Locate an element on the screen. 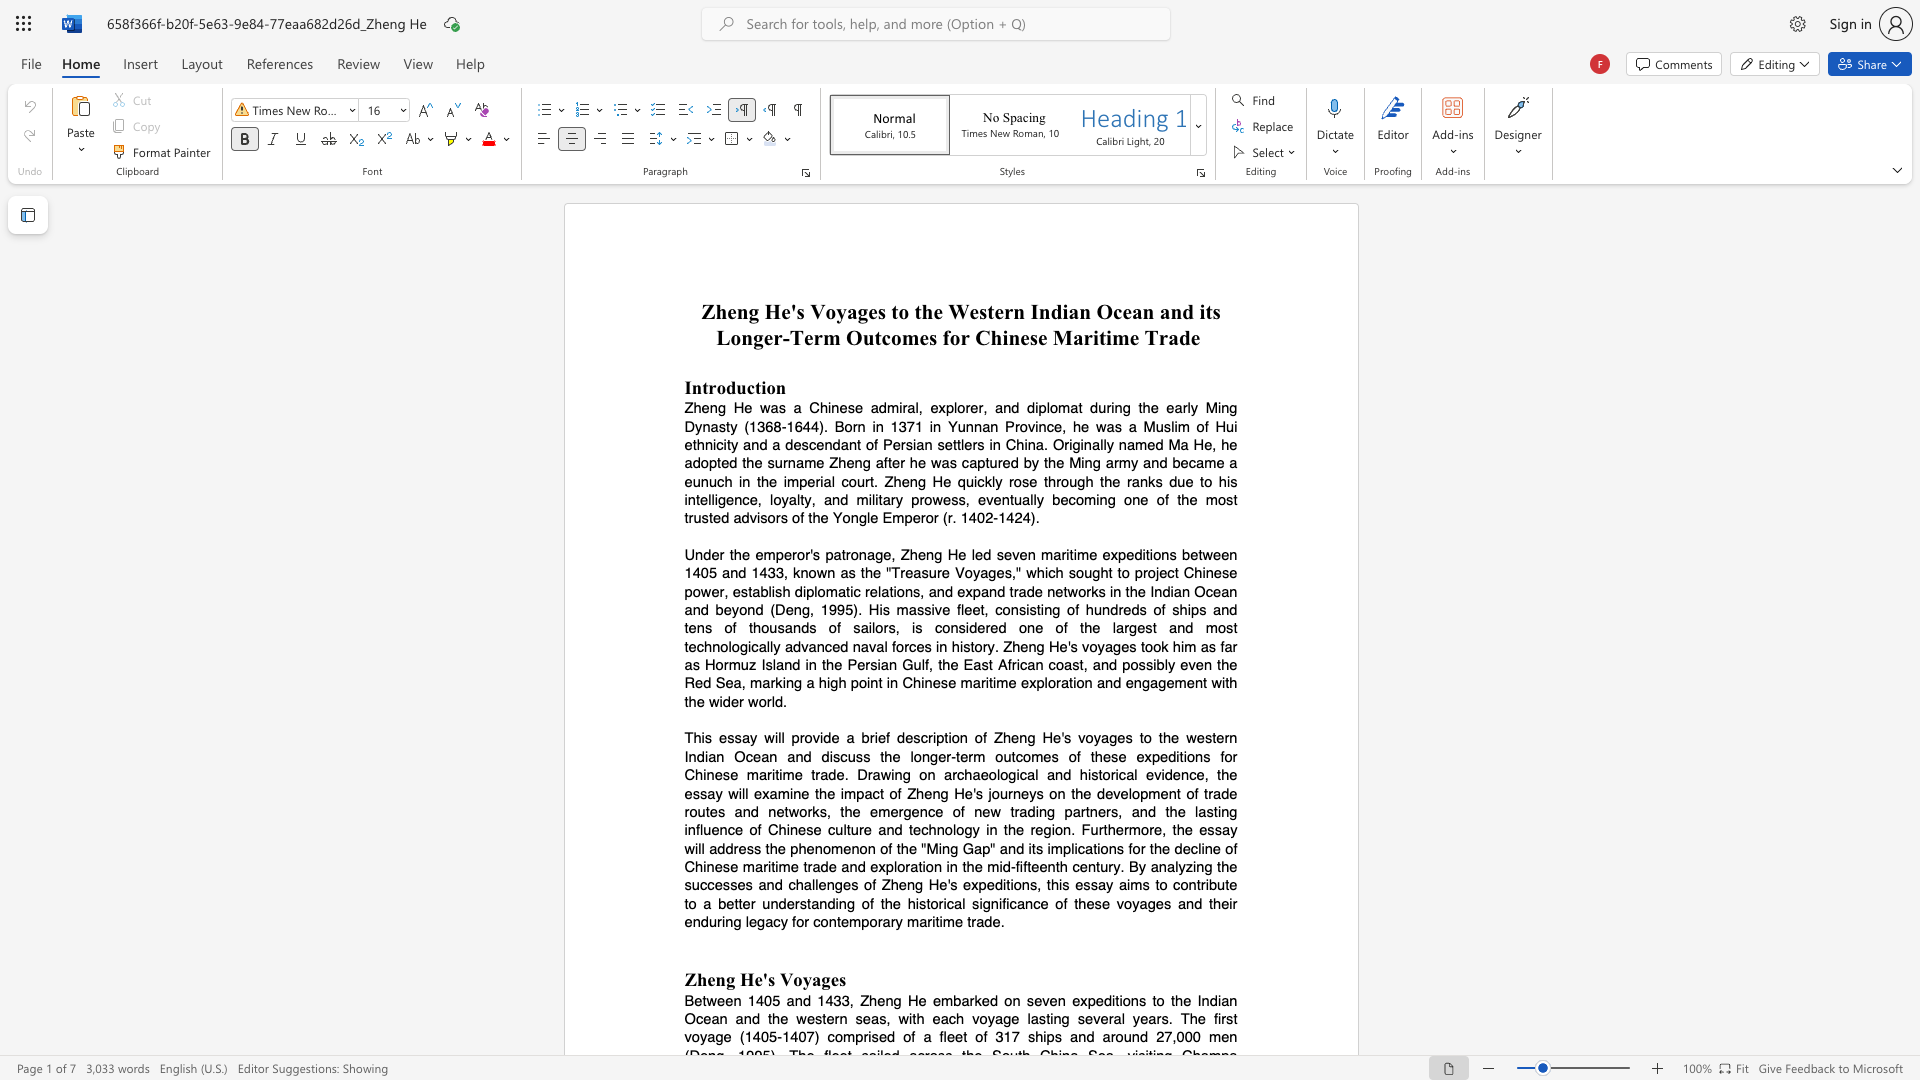  the space between the continuous character "u" and "g" in the text is located at coordinates (1091, 573).